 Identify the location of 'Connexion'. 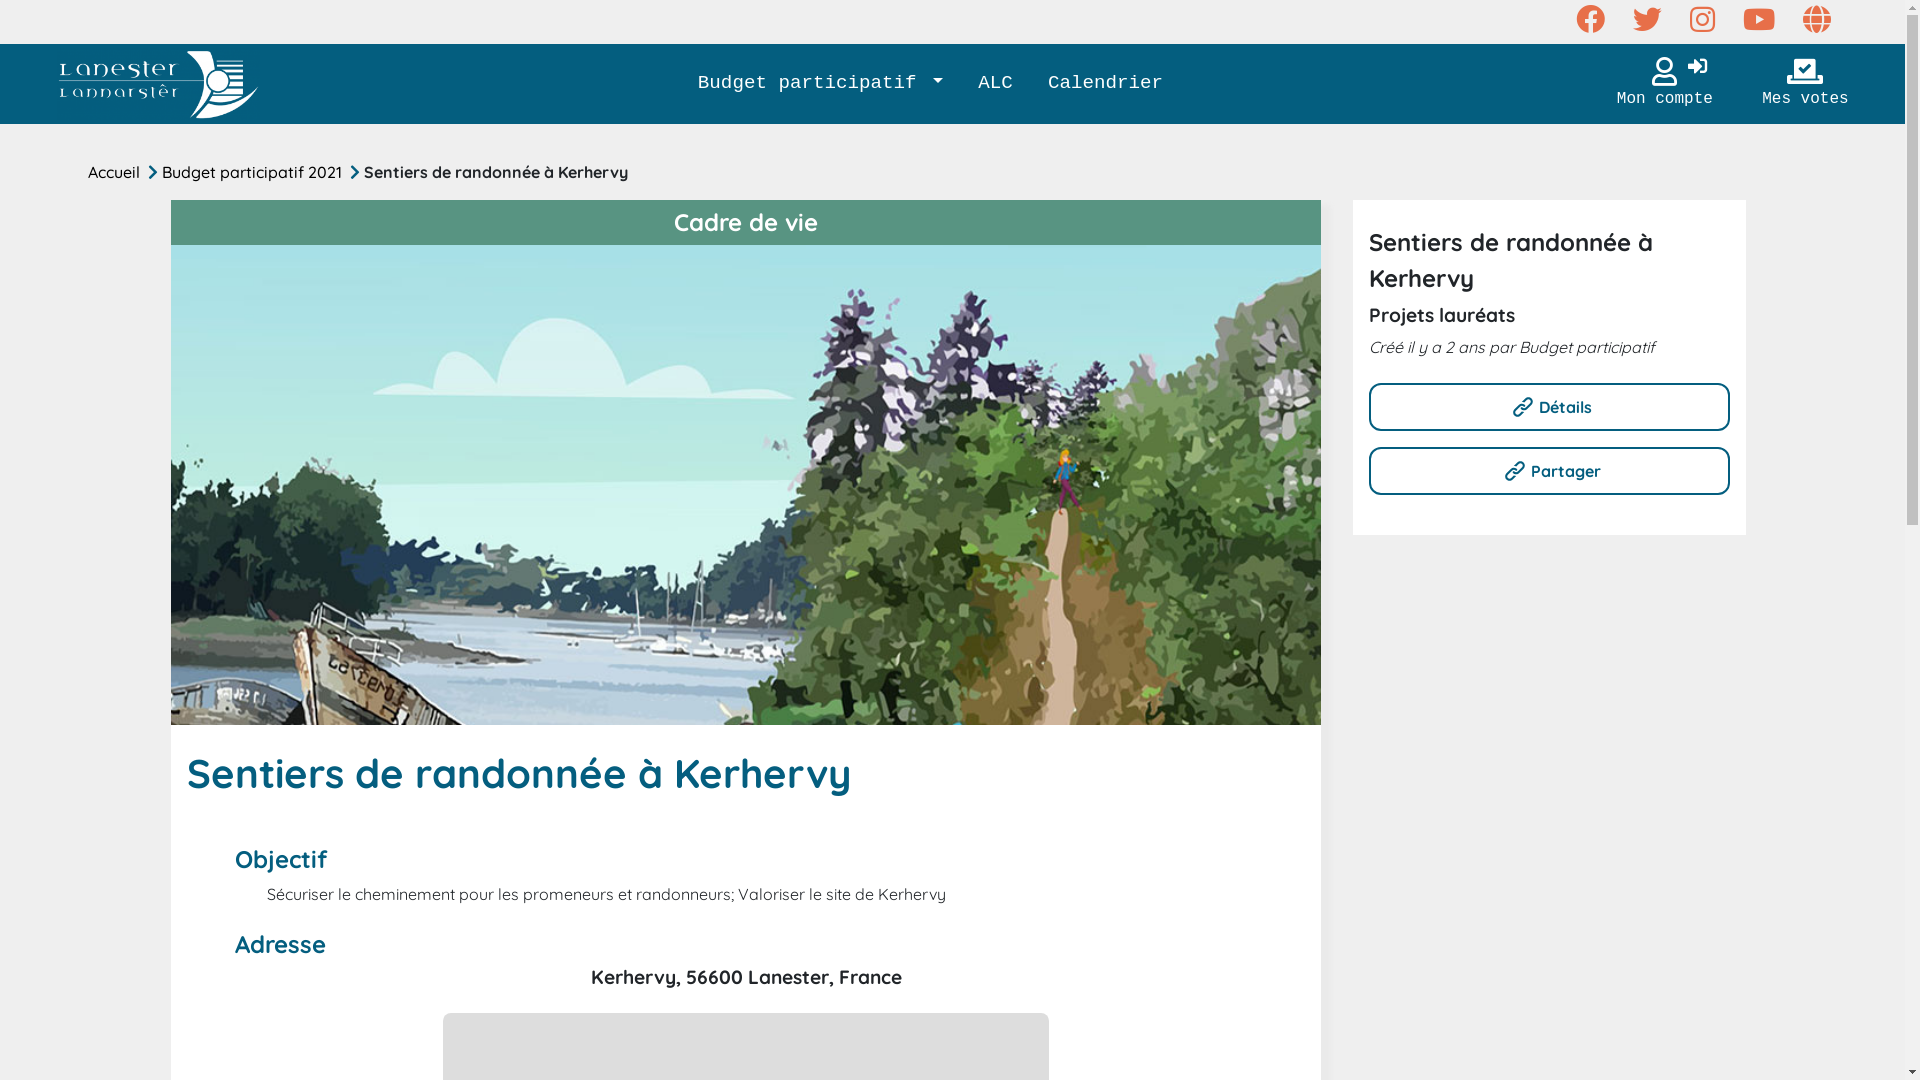
(1696, 67).